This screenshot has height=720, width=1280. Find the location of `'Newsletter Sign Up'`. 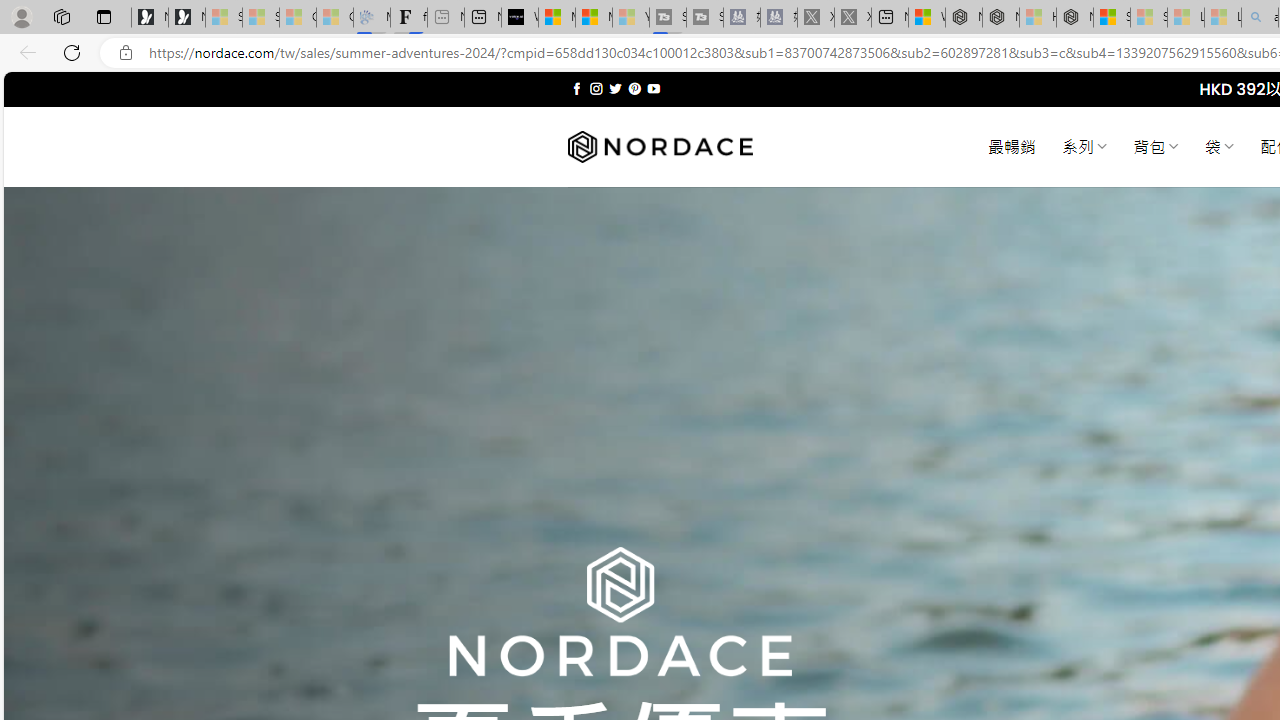

'Newsletter Sign Up' is located at coordinates (186, 17).